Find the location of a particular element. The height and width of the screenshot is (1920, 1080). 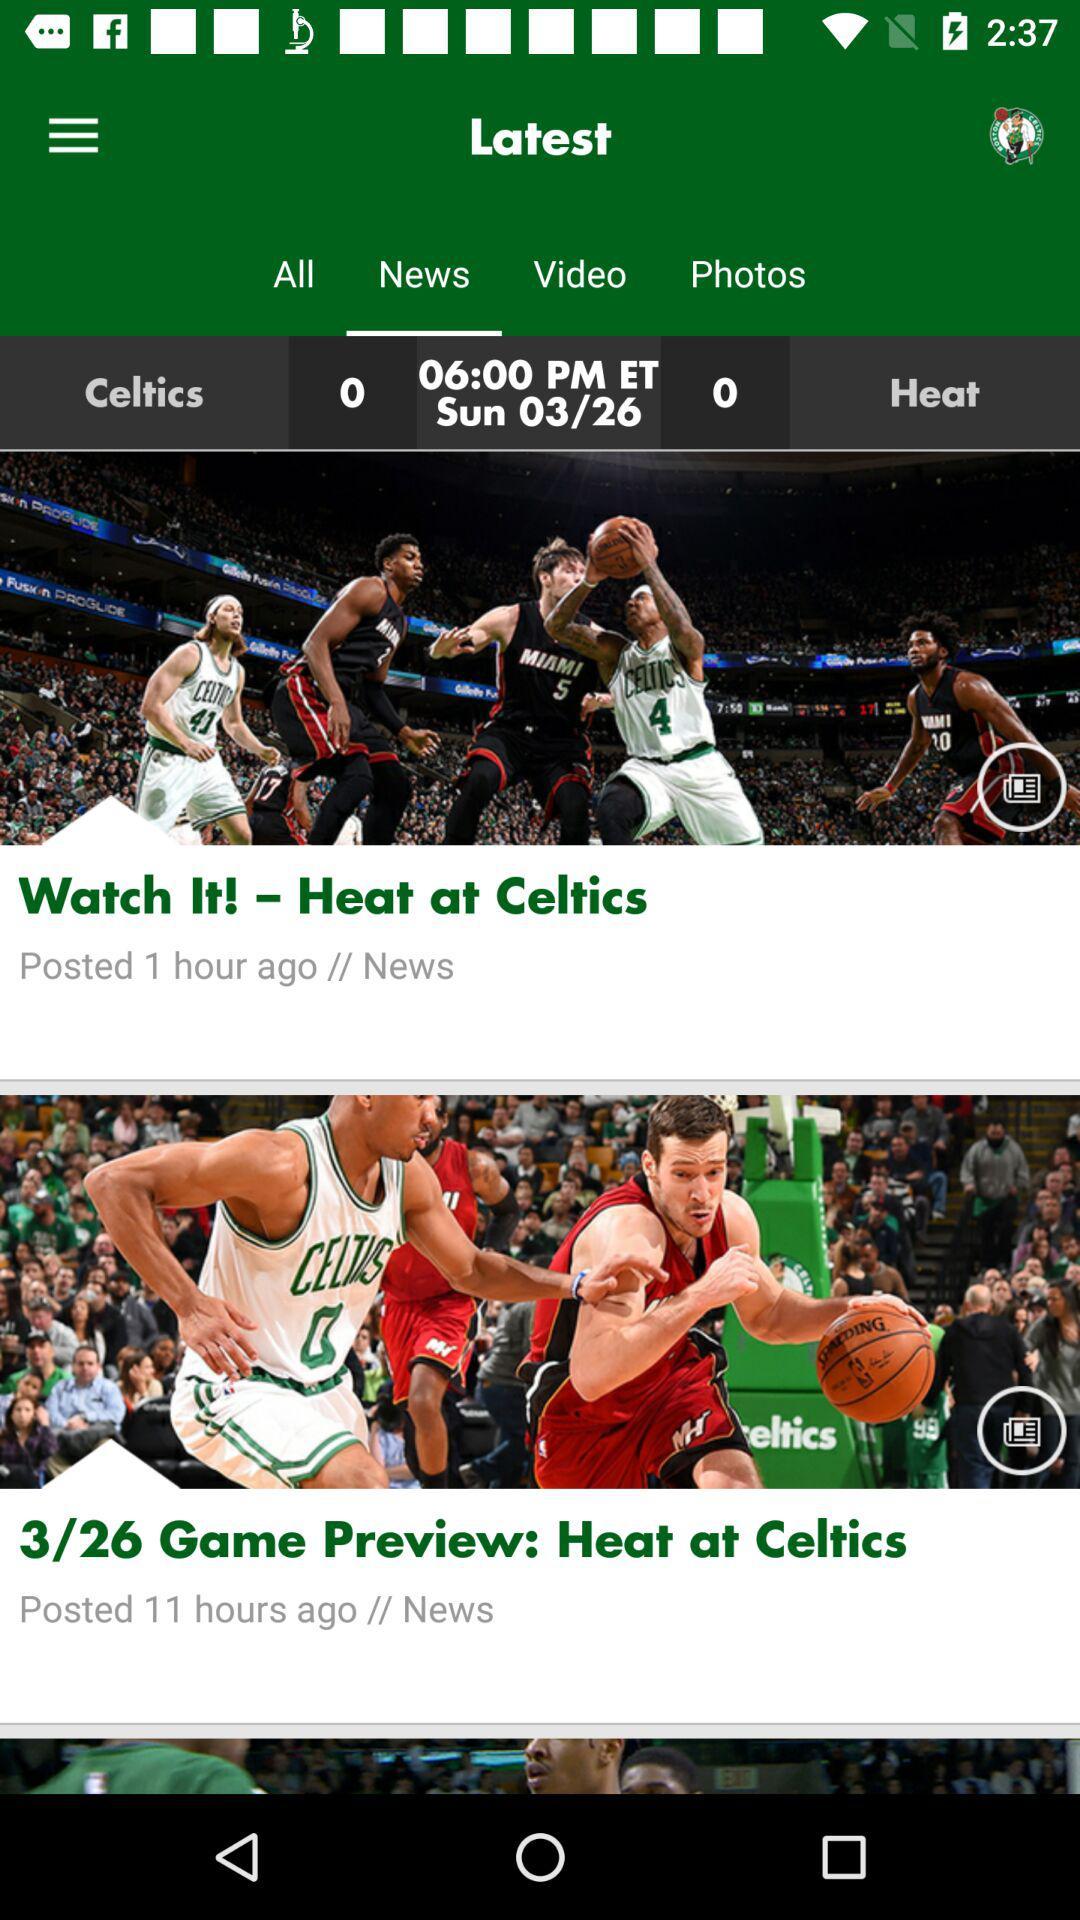

the item to the right of latest icon is located at coordinates (1017, 135).